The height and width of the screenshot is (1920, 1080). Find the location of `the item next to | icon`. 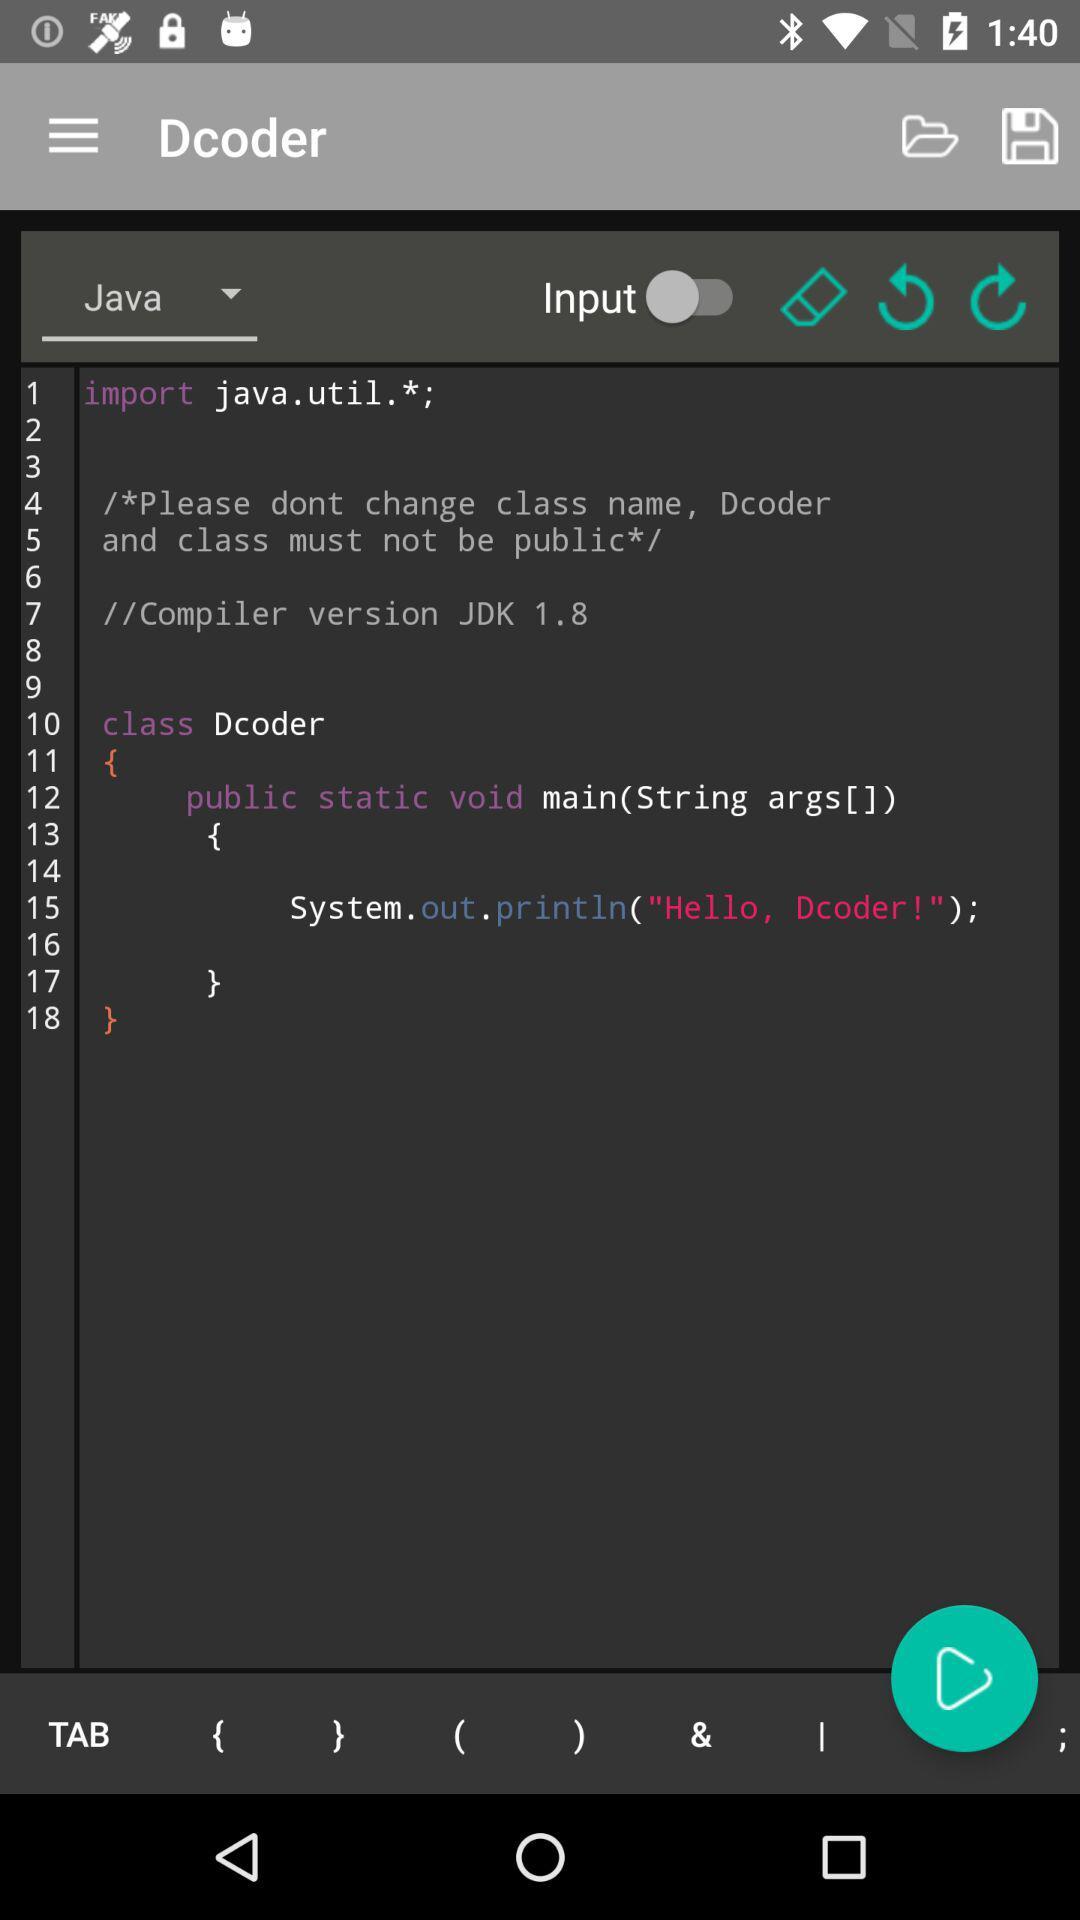

the item next to | icon is located at coordinates (942, 1732).